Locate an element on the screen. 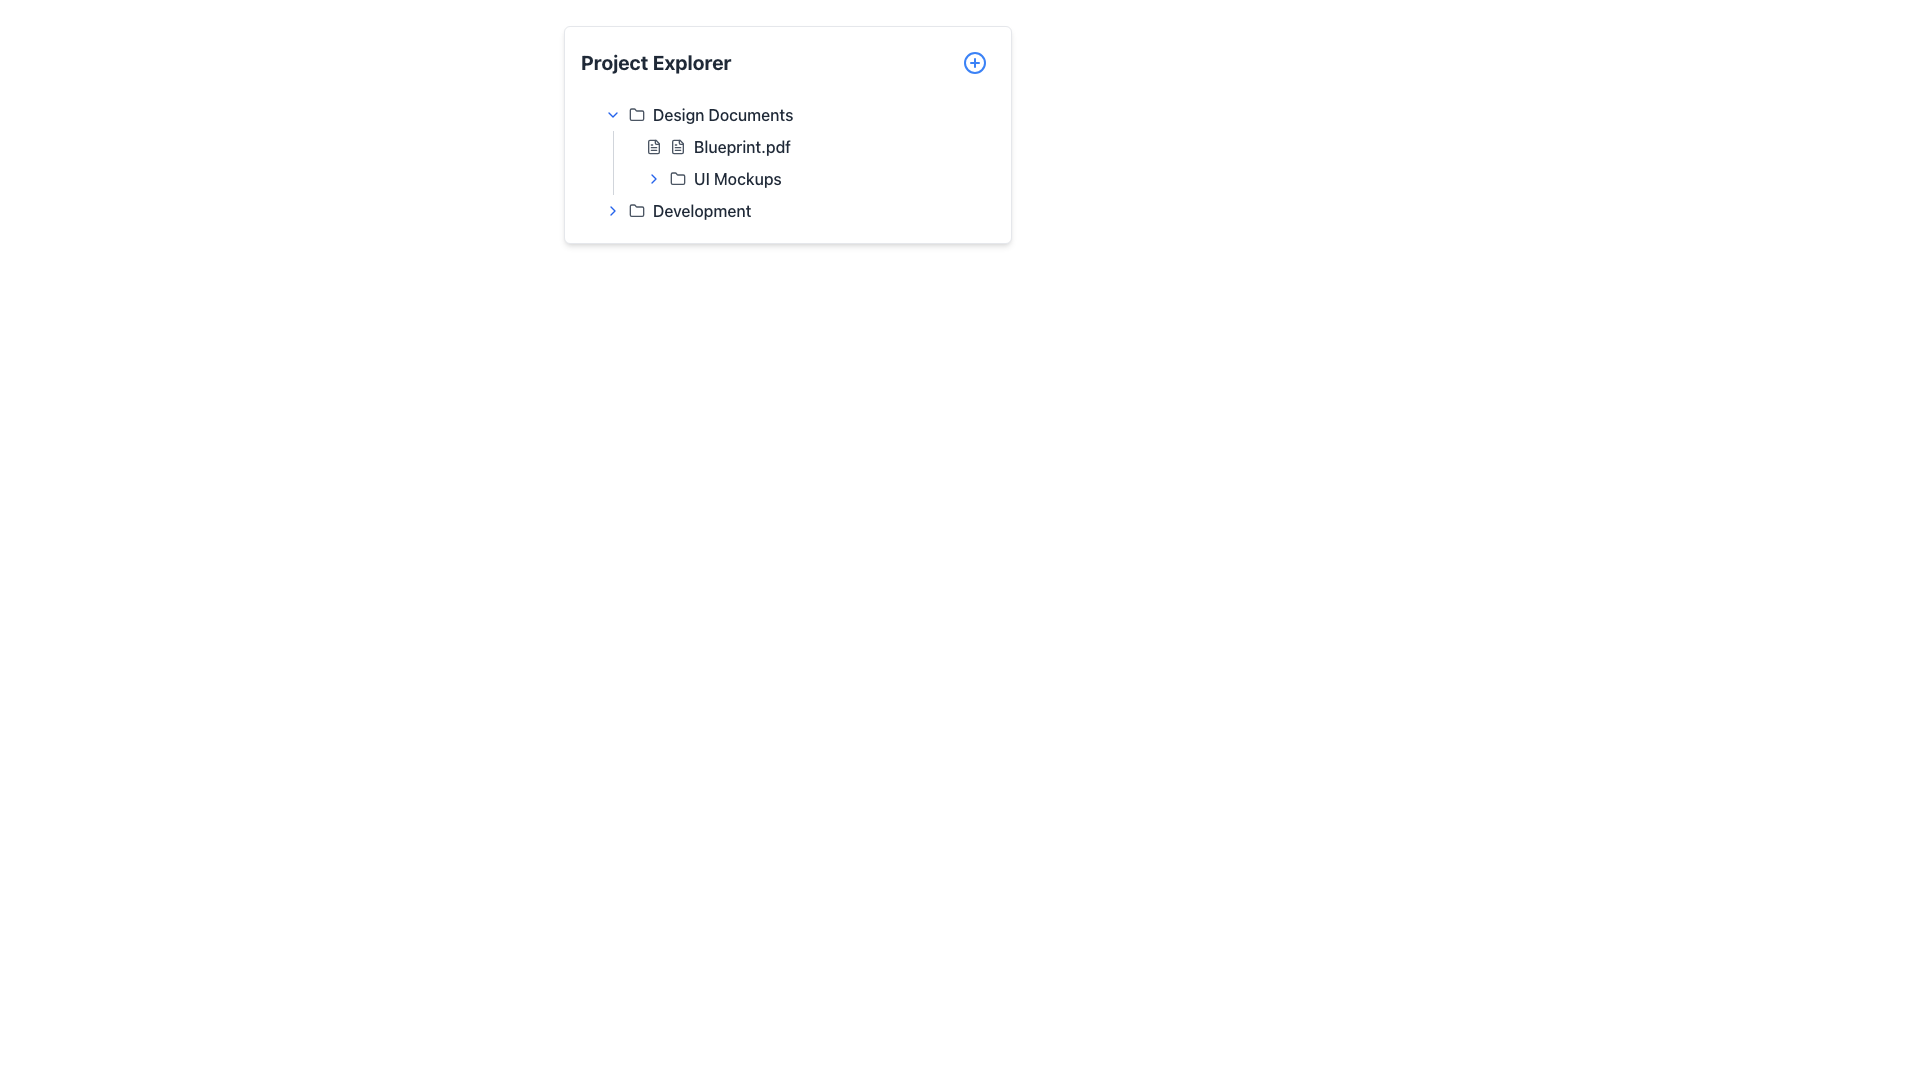 This screenshot has width=1920, height=1080. the folder icon indicating the 'Development' entry is located at coordinates (636, 209).